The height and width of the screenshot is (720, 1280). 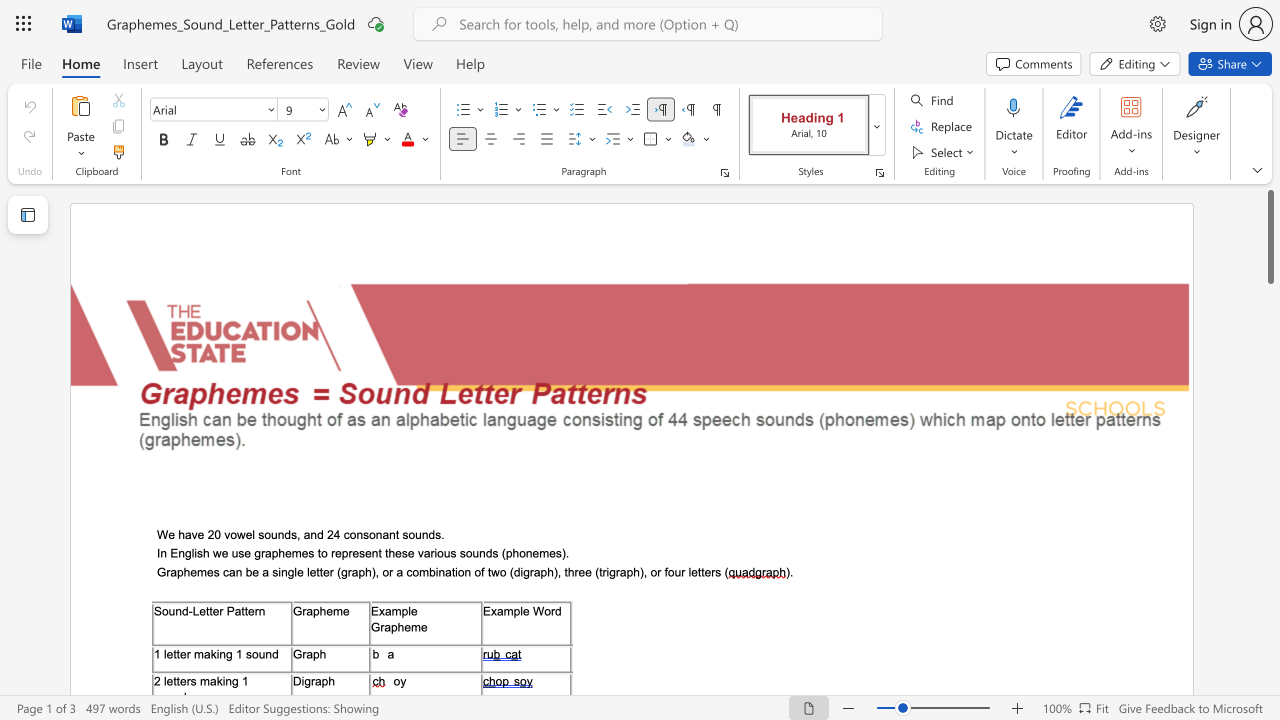 I want to click on the page's right scrollbar for downward movement, so click(x=1269, y=428).